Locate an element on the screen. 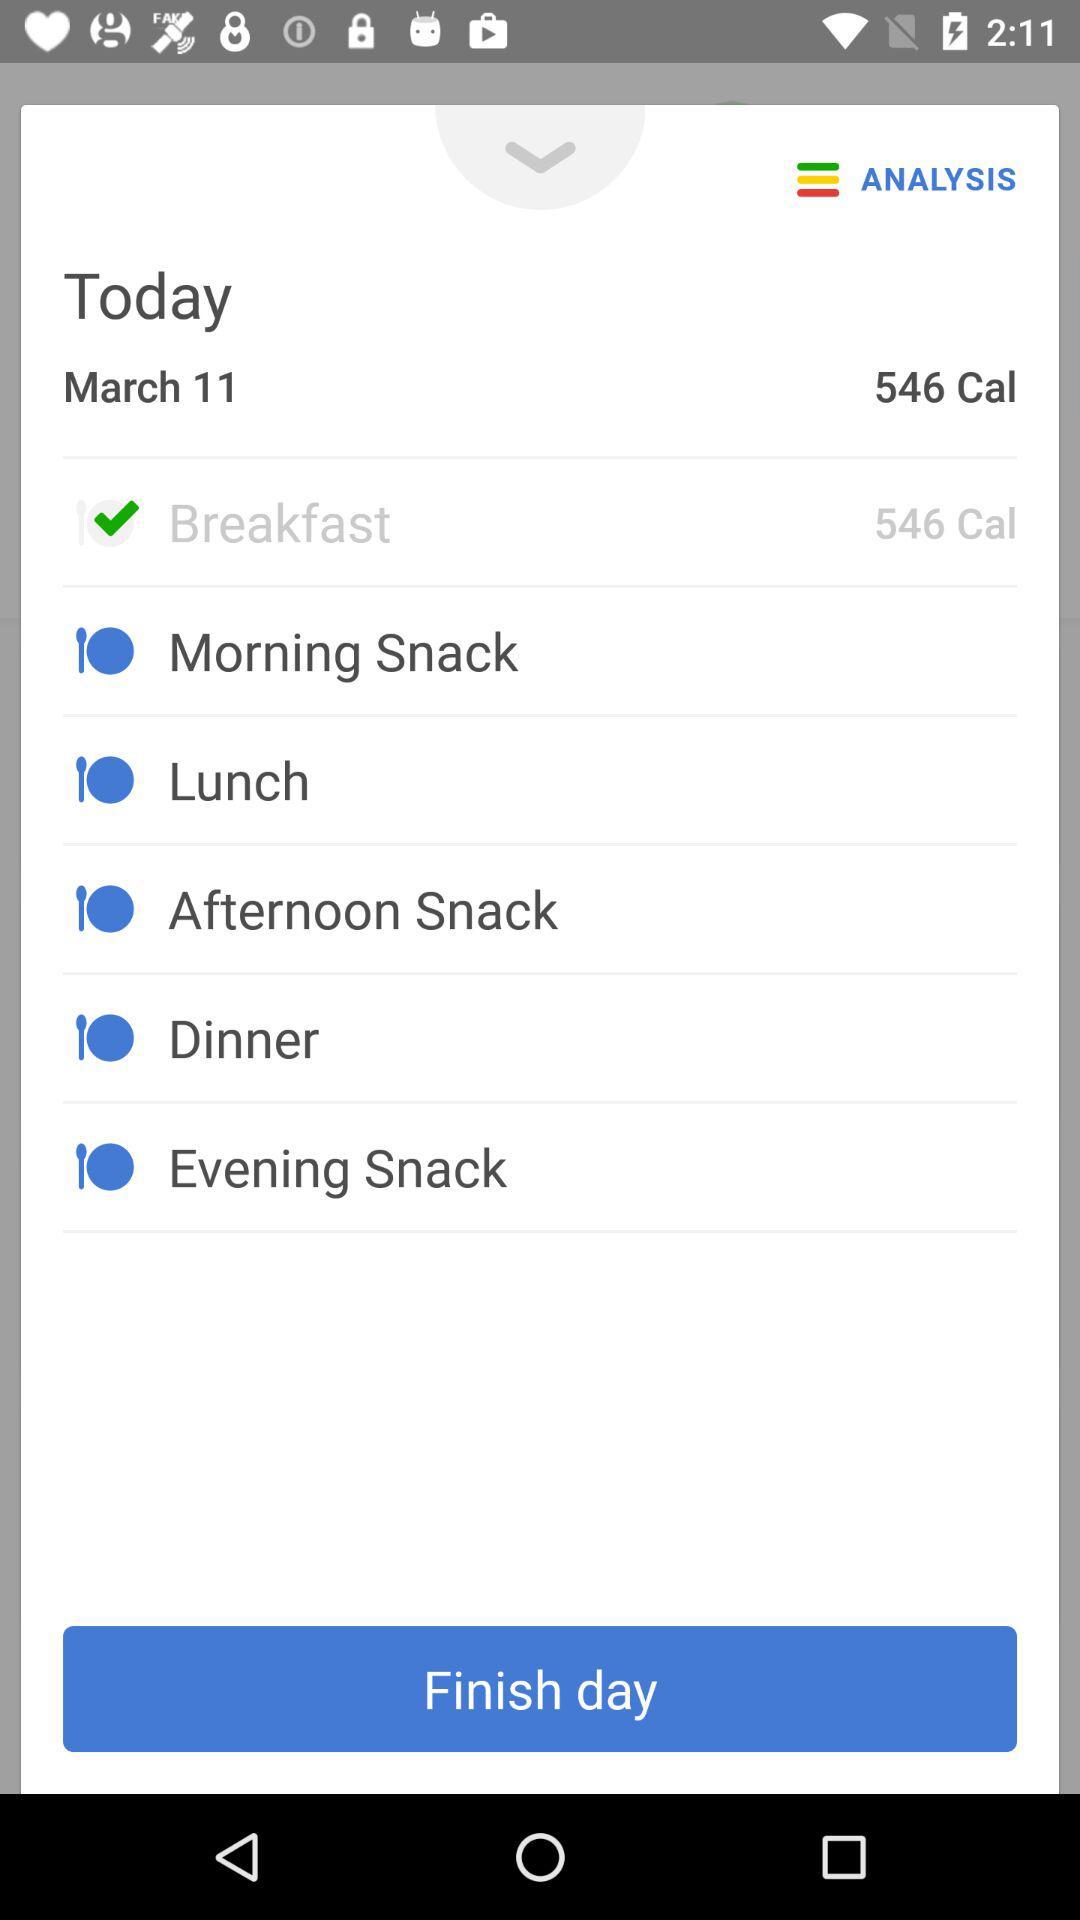  the item above 546 cal item is located at coordinates (540, 156).